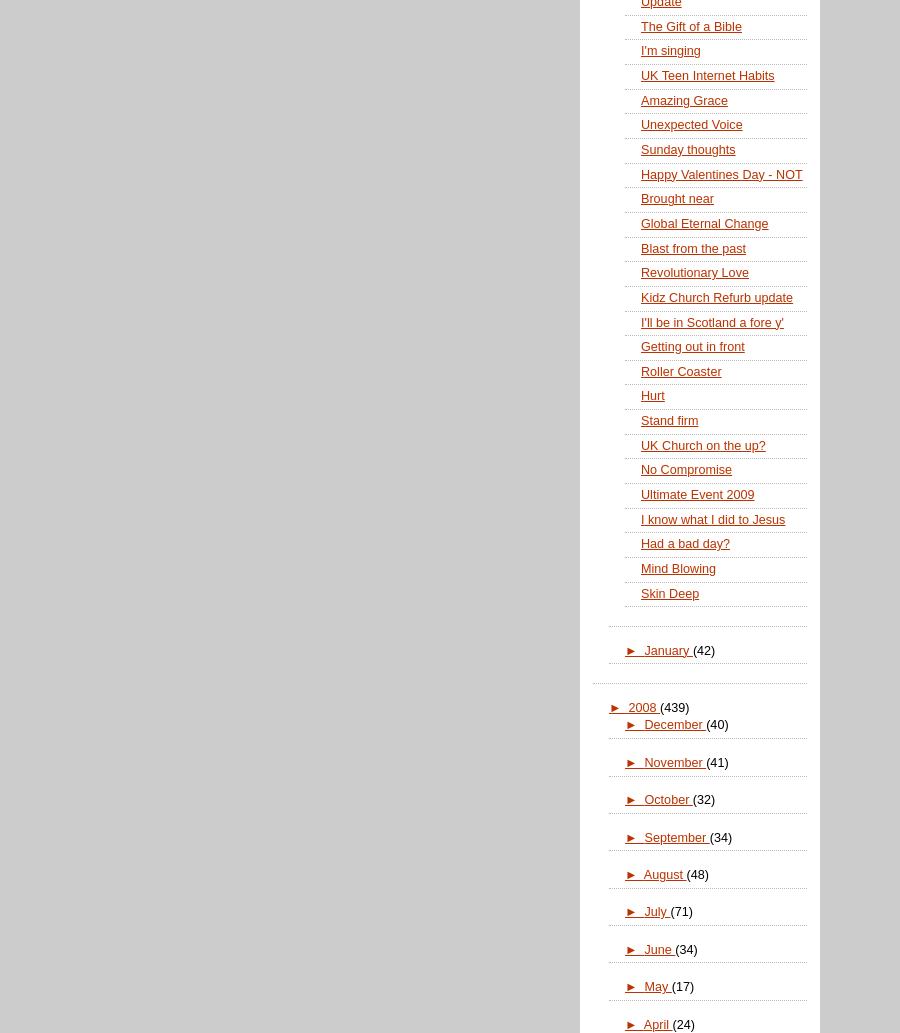  I want to click on 'Ultimate Event 2009', so click(696, 495).